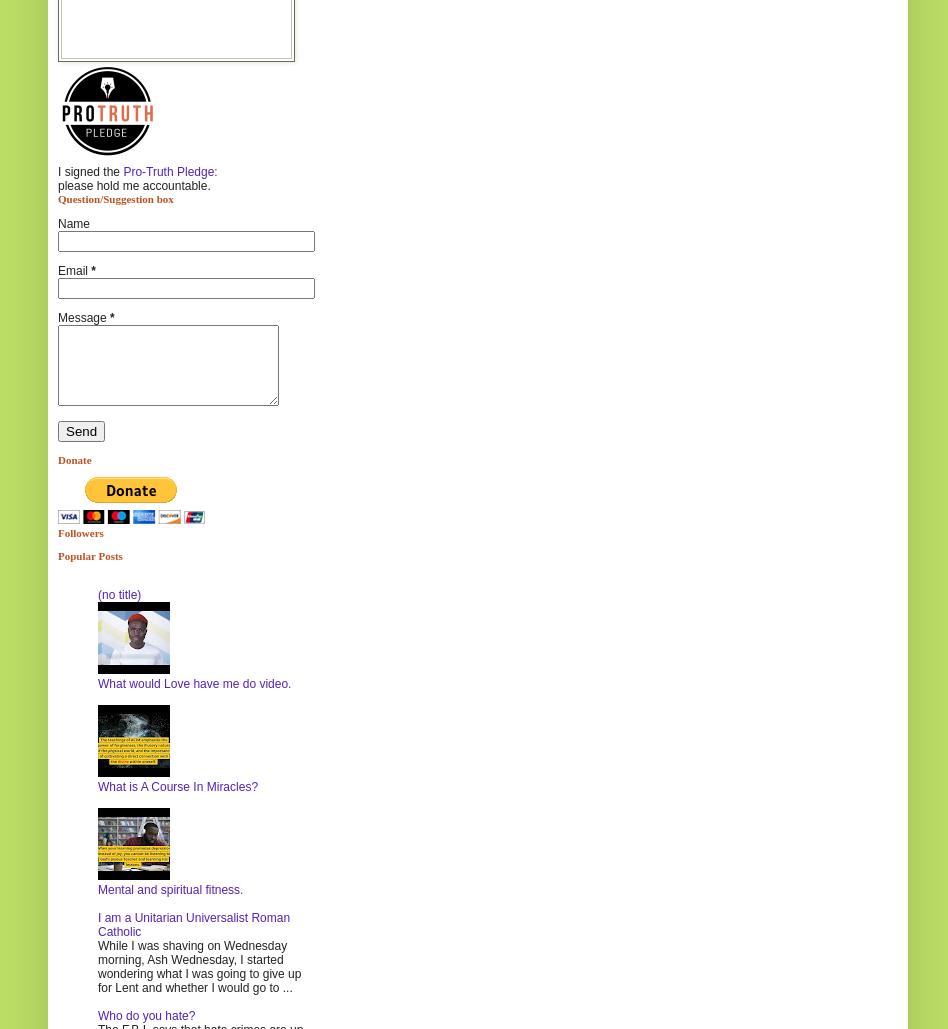  Describe the element at coordinates (80, 530) in the screenshot. I see `'Followers'` at that location.